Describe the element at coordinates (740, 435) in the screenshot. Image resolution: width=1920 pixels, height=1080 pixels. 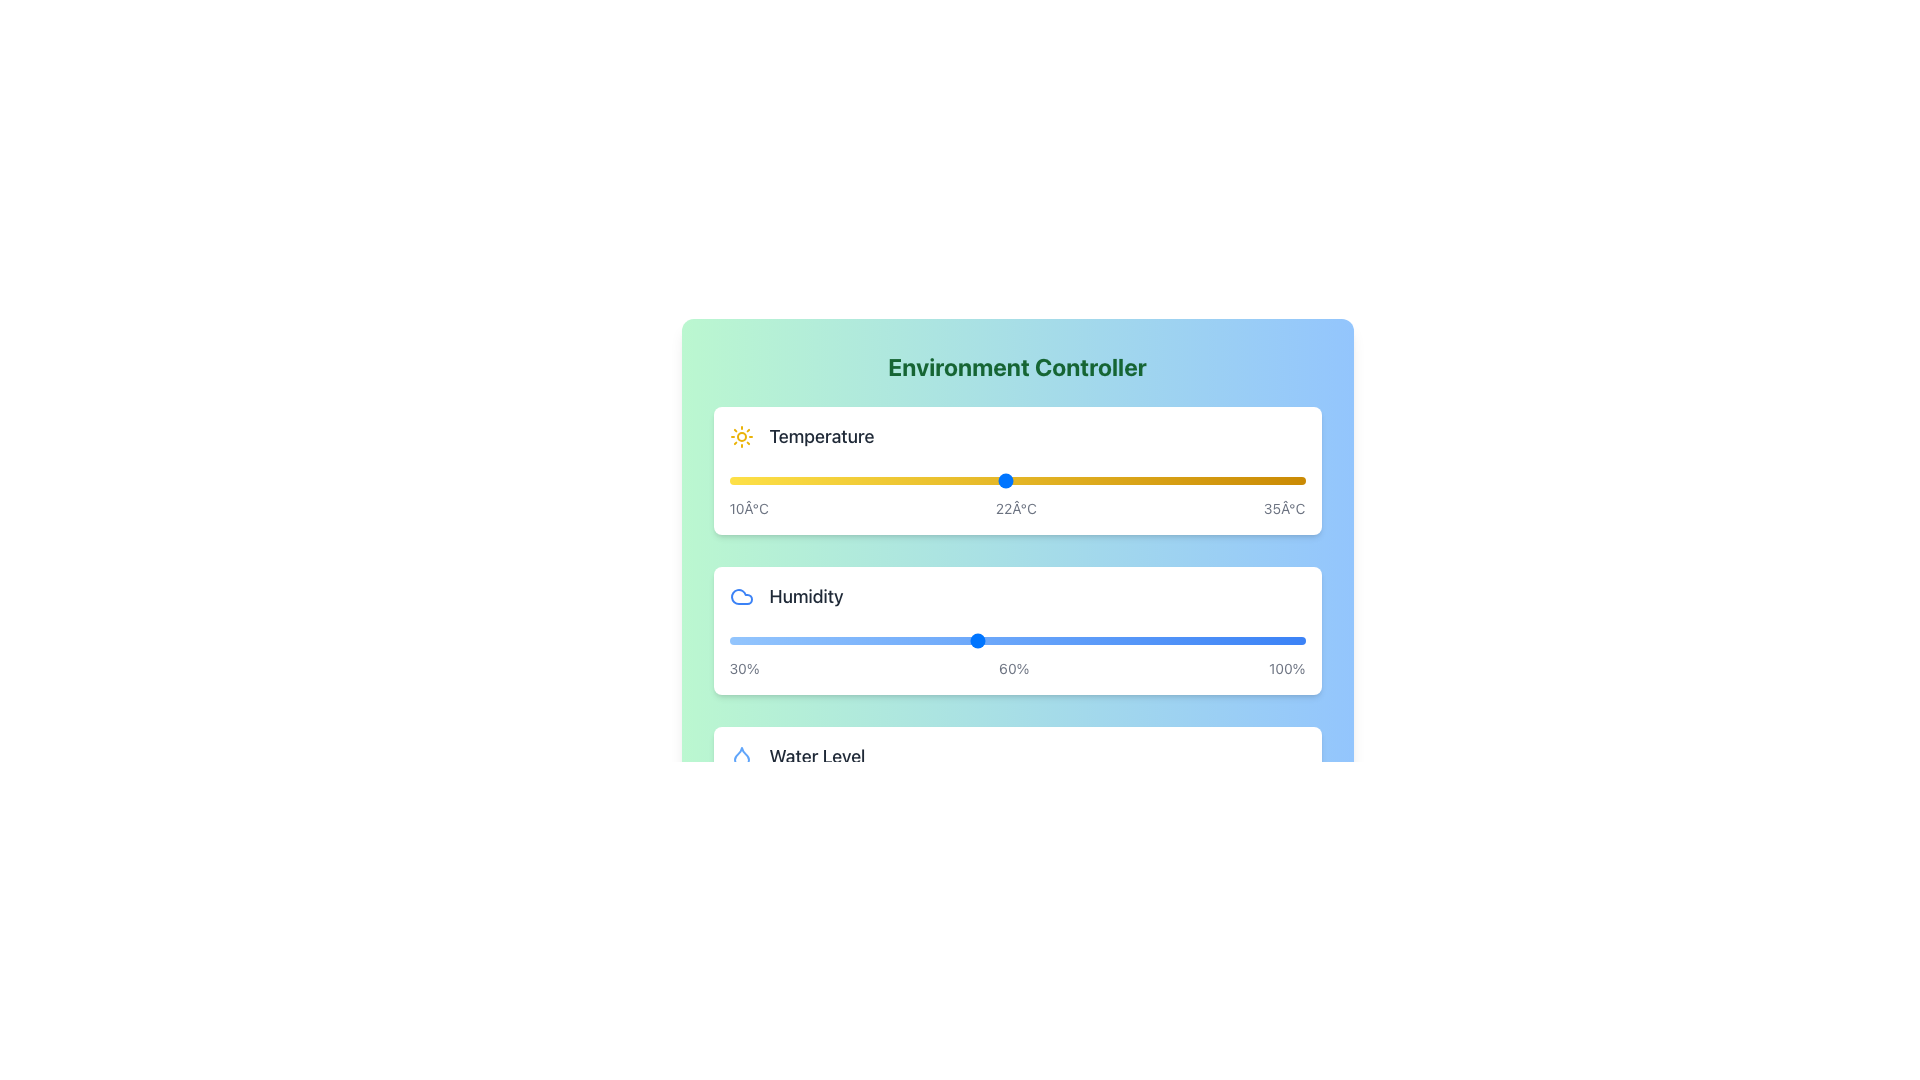
I see `the sun-shaped icon located on the left side of the header section labeled 'Temperature', which is styled in yellow and has rays extending outward` at that location.